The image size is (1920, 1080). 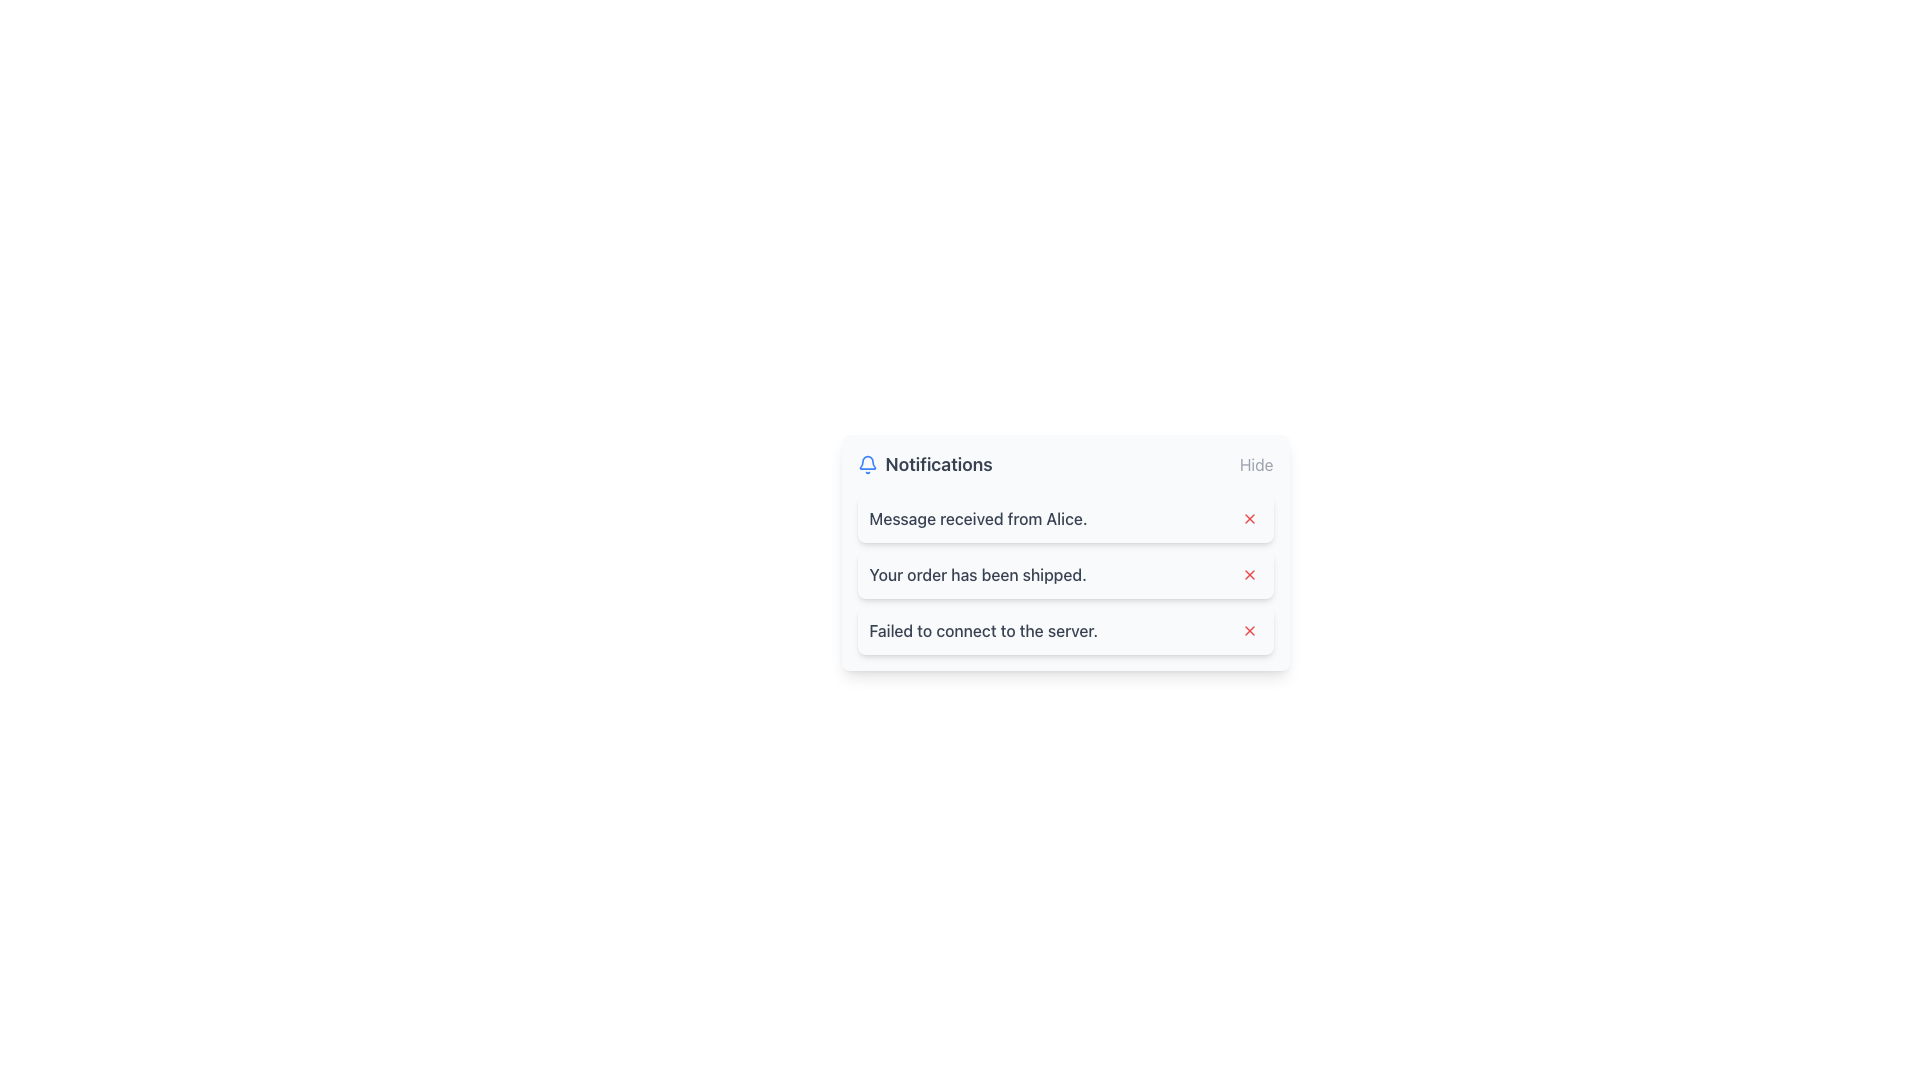 I want to click on the informational message text in the second notification card with a light-green background, which indicates the shipment status of an order, so click(x=978, y=574).